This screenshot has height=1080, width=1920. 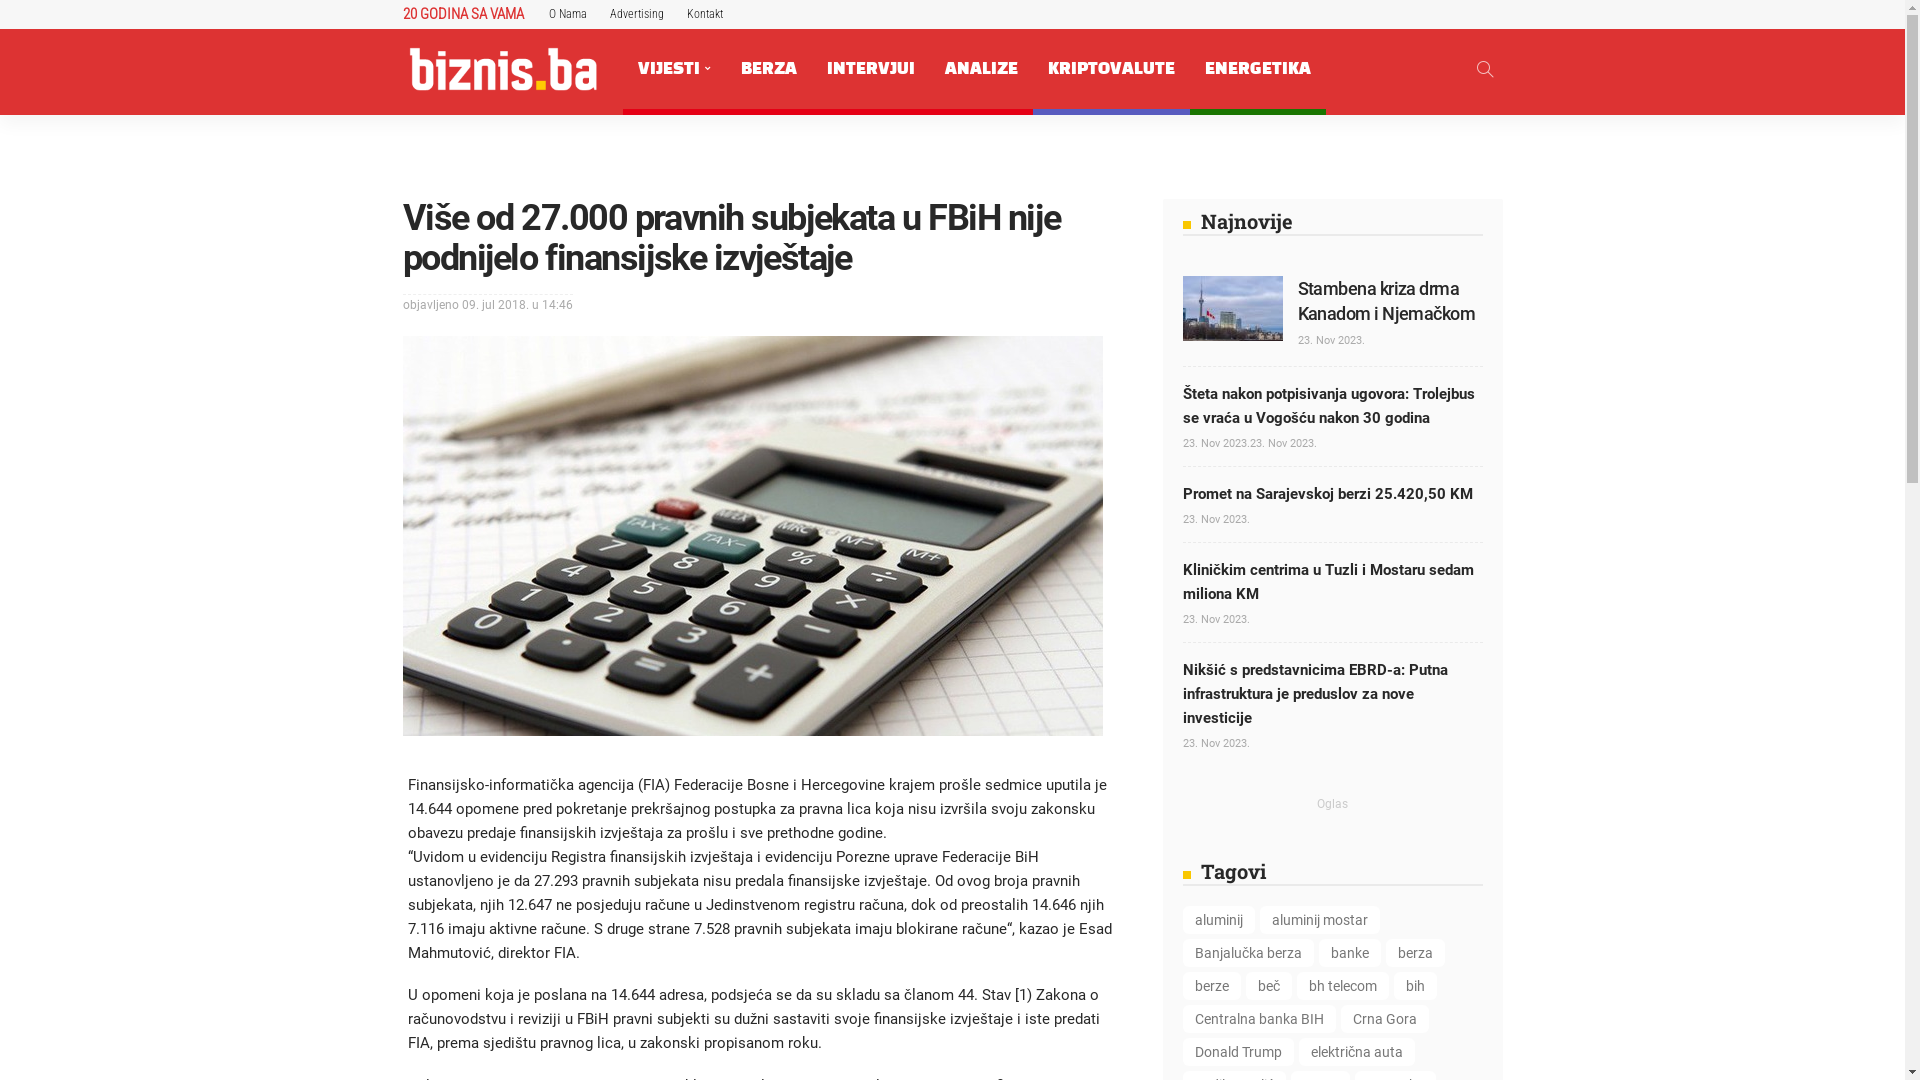 I want to click on 'BERZA', so click(x=767, y=68).